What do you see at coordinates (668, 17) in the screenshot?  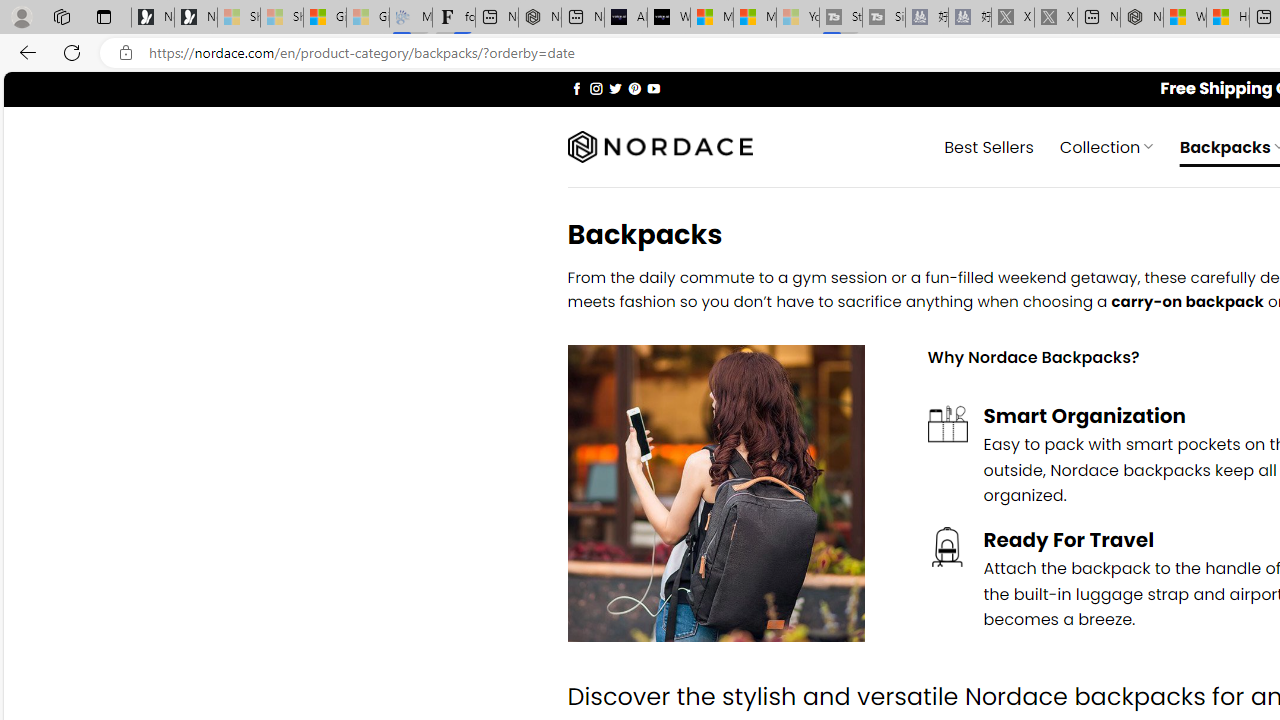 I see `'What'` at bounding box center [668, 17].